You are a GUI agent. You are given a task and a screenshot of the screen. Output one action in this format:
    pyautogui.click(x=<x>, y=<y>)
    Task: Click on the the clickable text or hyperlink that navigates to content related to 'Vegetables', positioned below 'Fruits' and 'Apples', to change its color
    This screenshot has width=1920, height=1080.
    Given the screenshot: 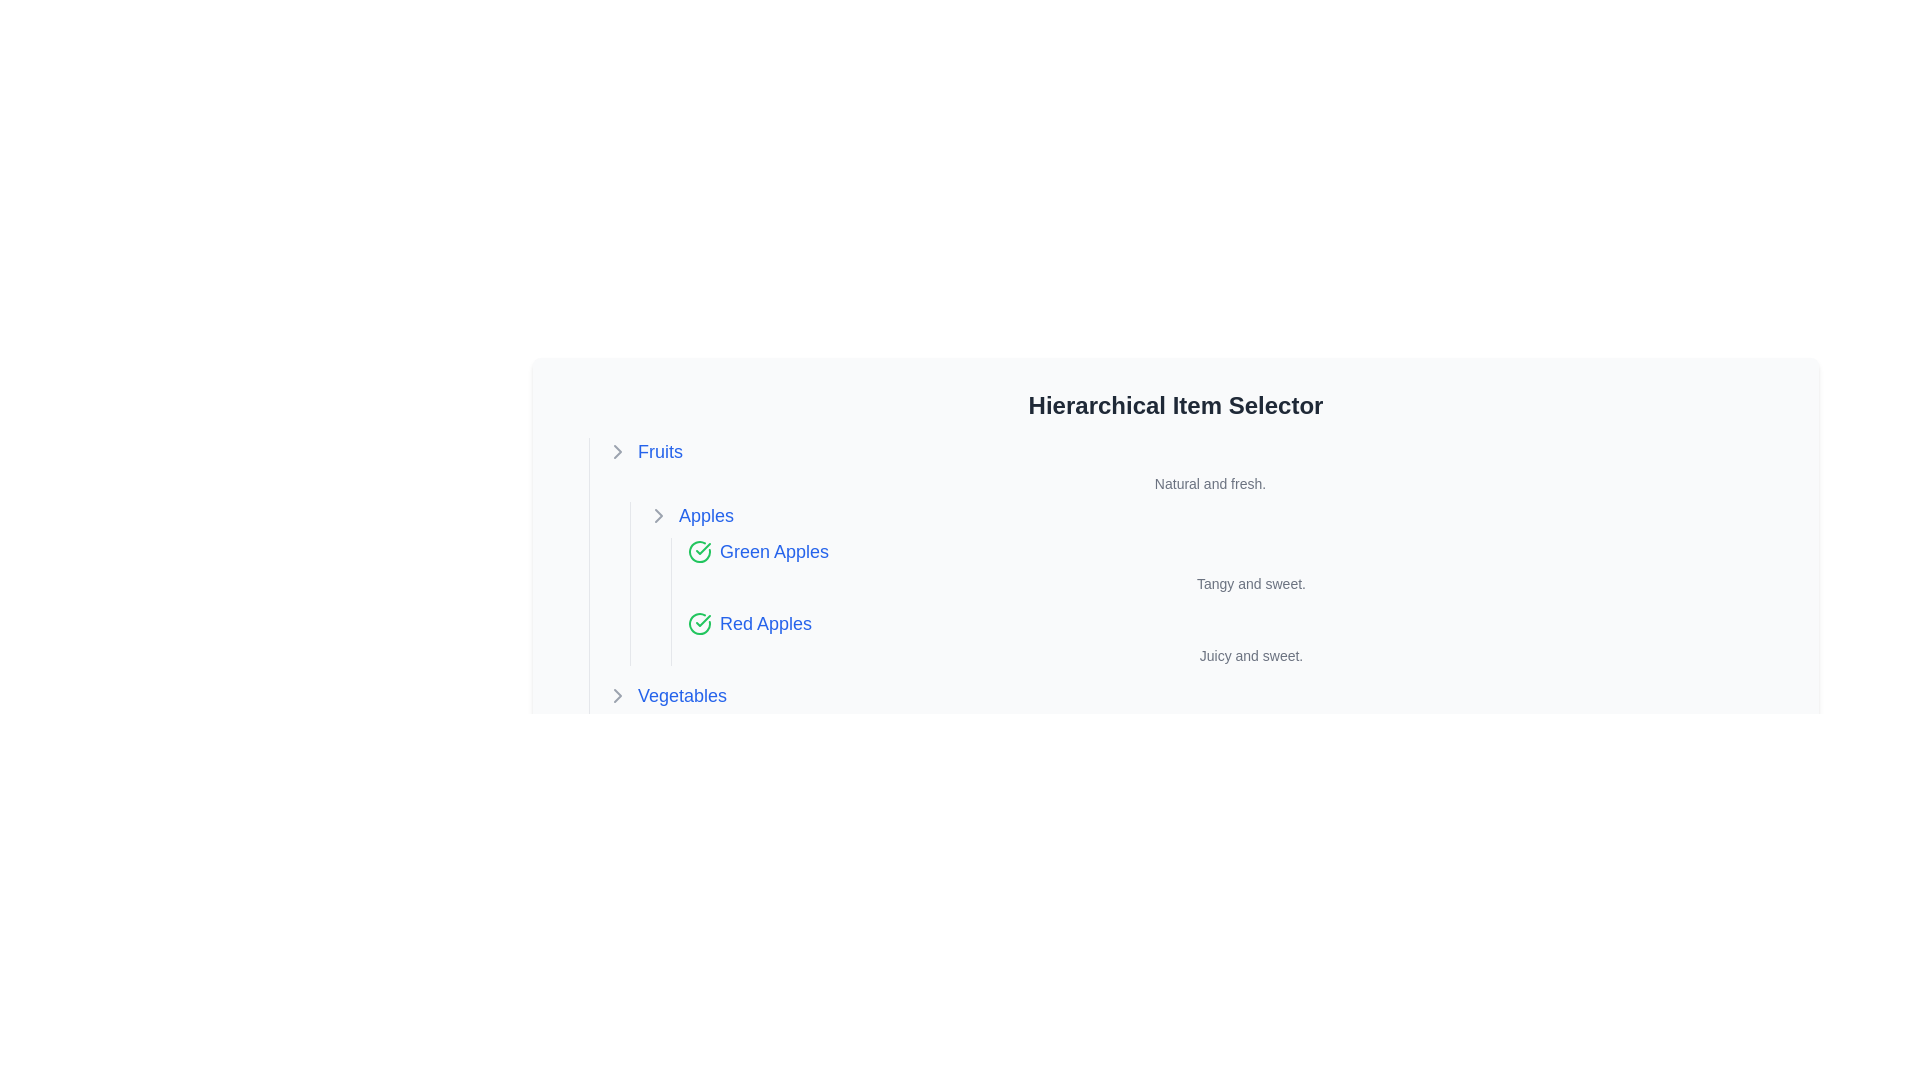 What is the action you would take?
    pyautogui.click(x=682, y=694)
    